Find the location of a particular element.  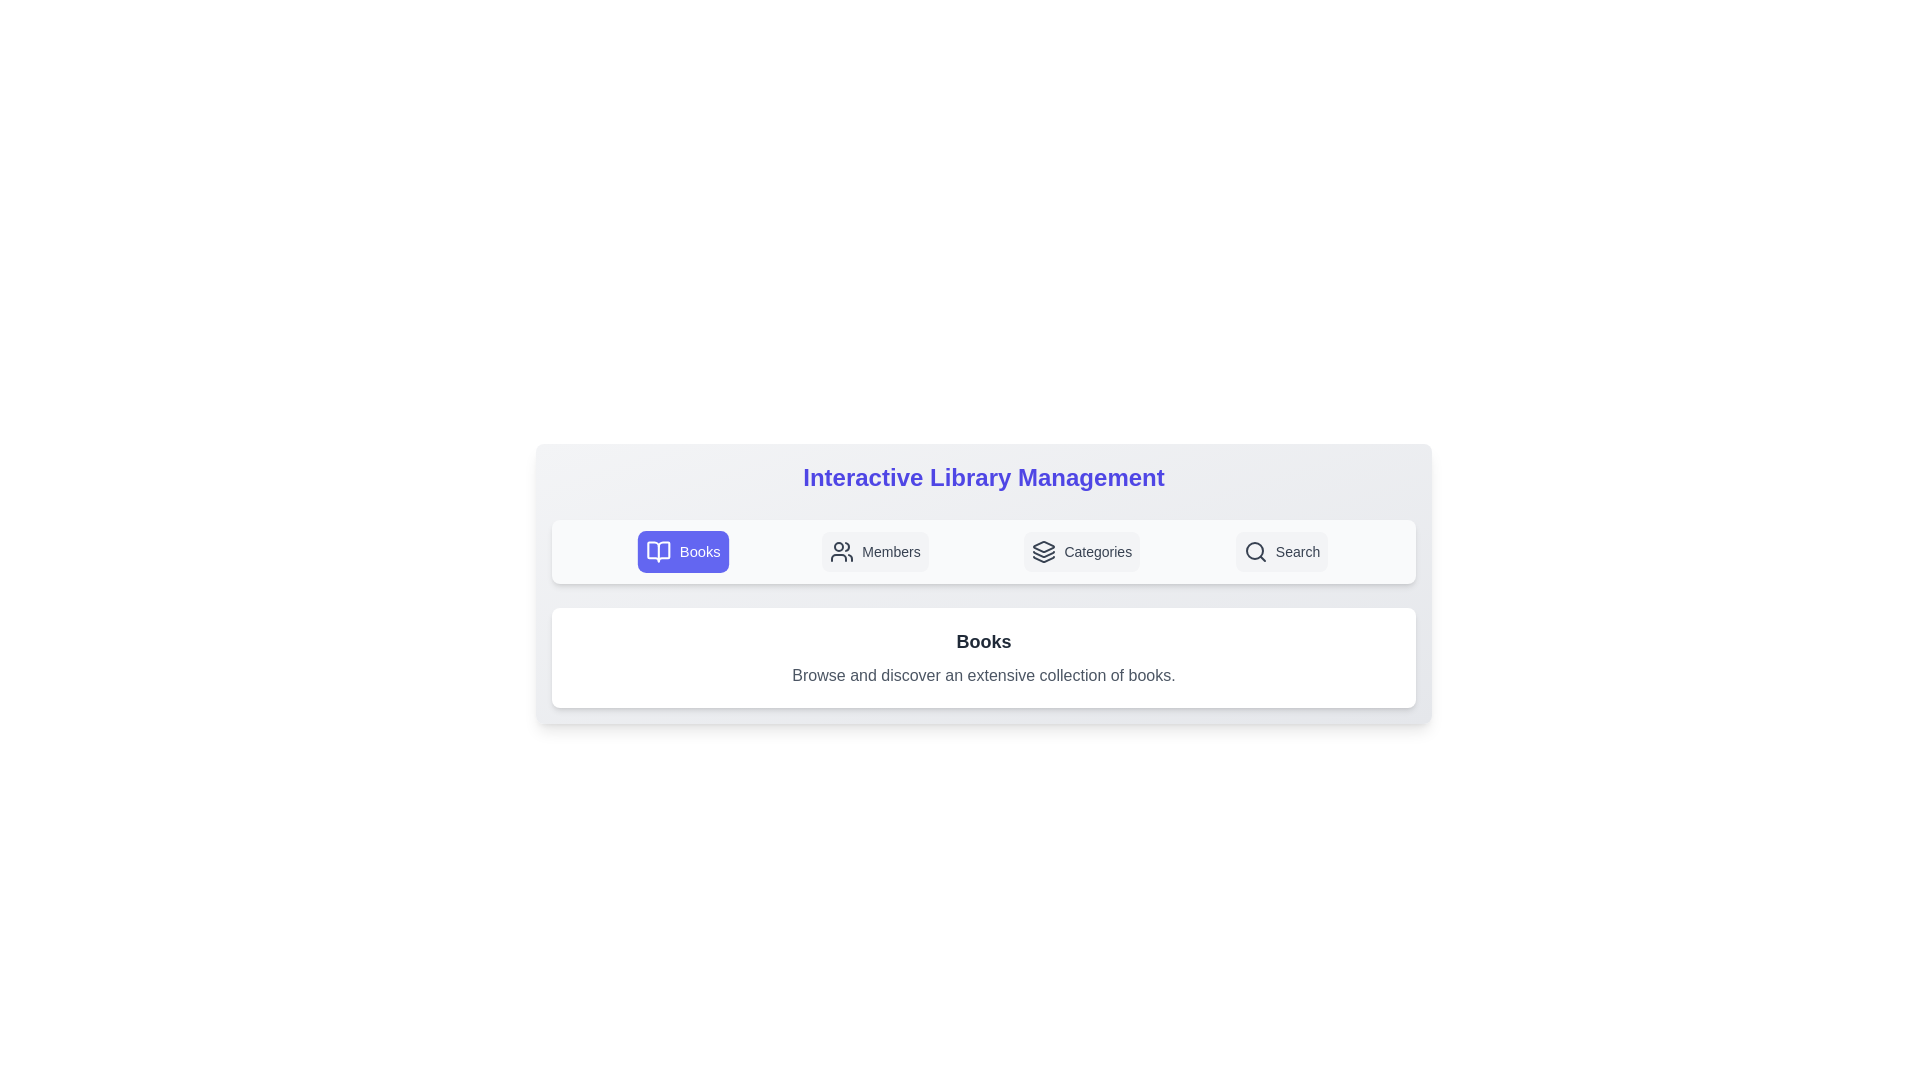

text of the 'Members' navigation button label, which is positioned next to an icon resembling a group of people in the horizontal navigation bar at the top of the interface is located at coordinates (890, 551).